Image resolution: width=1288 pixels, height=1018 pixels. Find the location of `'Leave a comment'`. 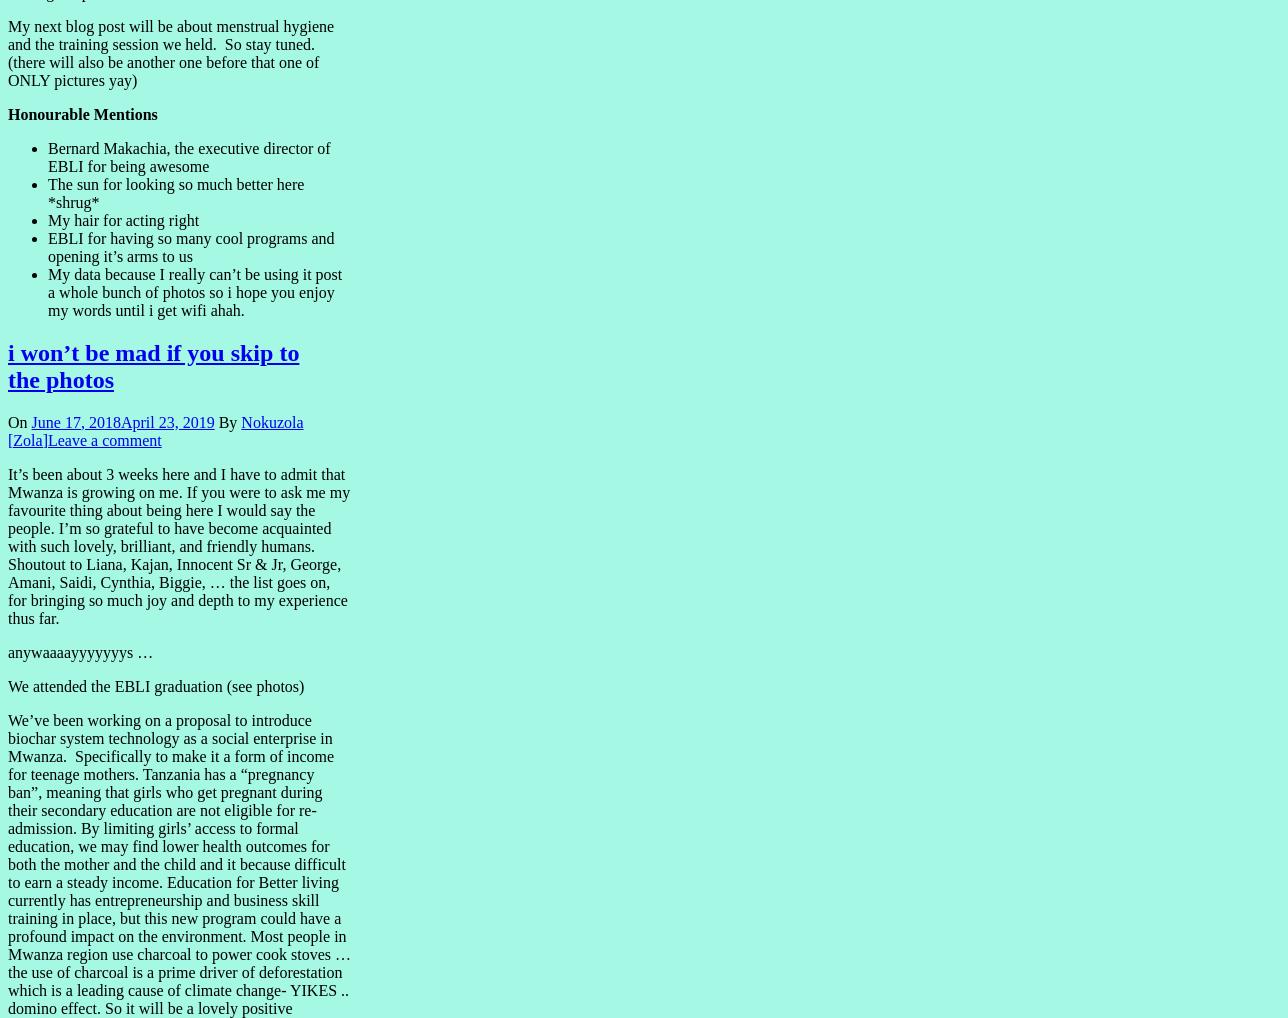

'Leave a comment' is located at coordinates (103, 438).